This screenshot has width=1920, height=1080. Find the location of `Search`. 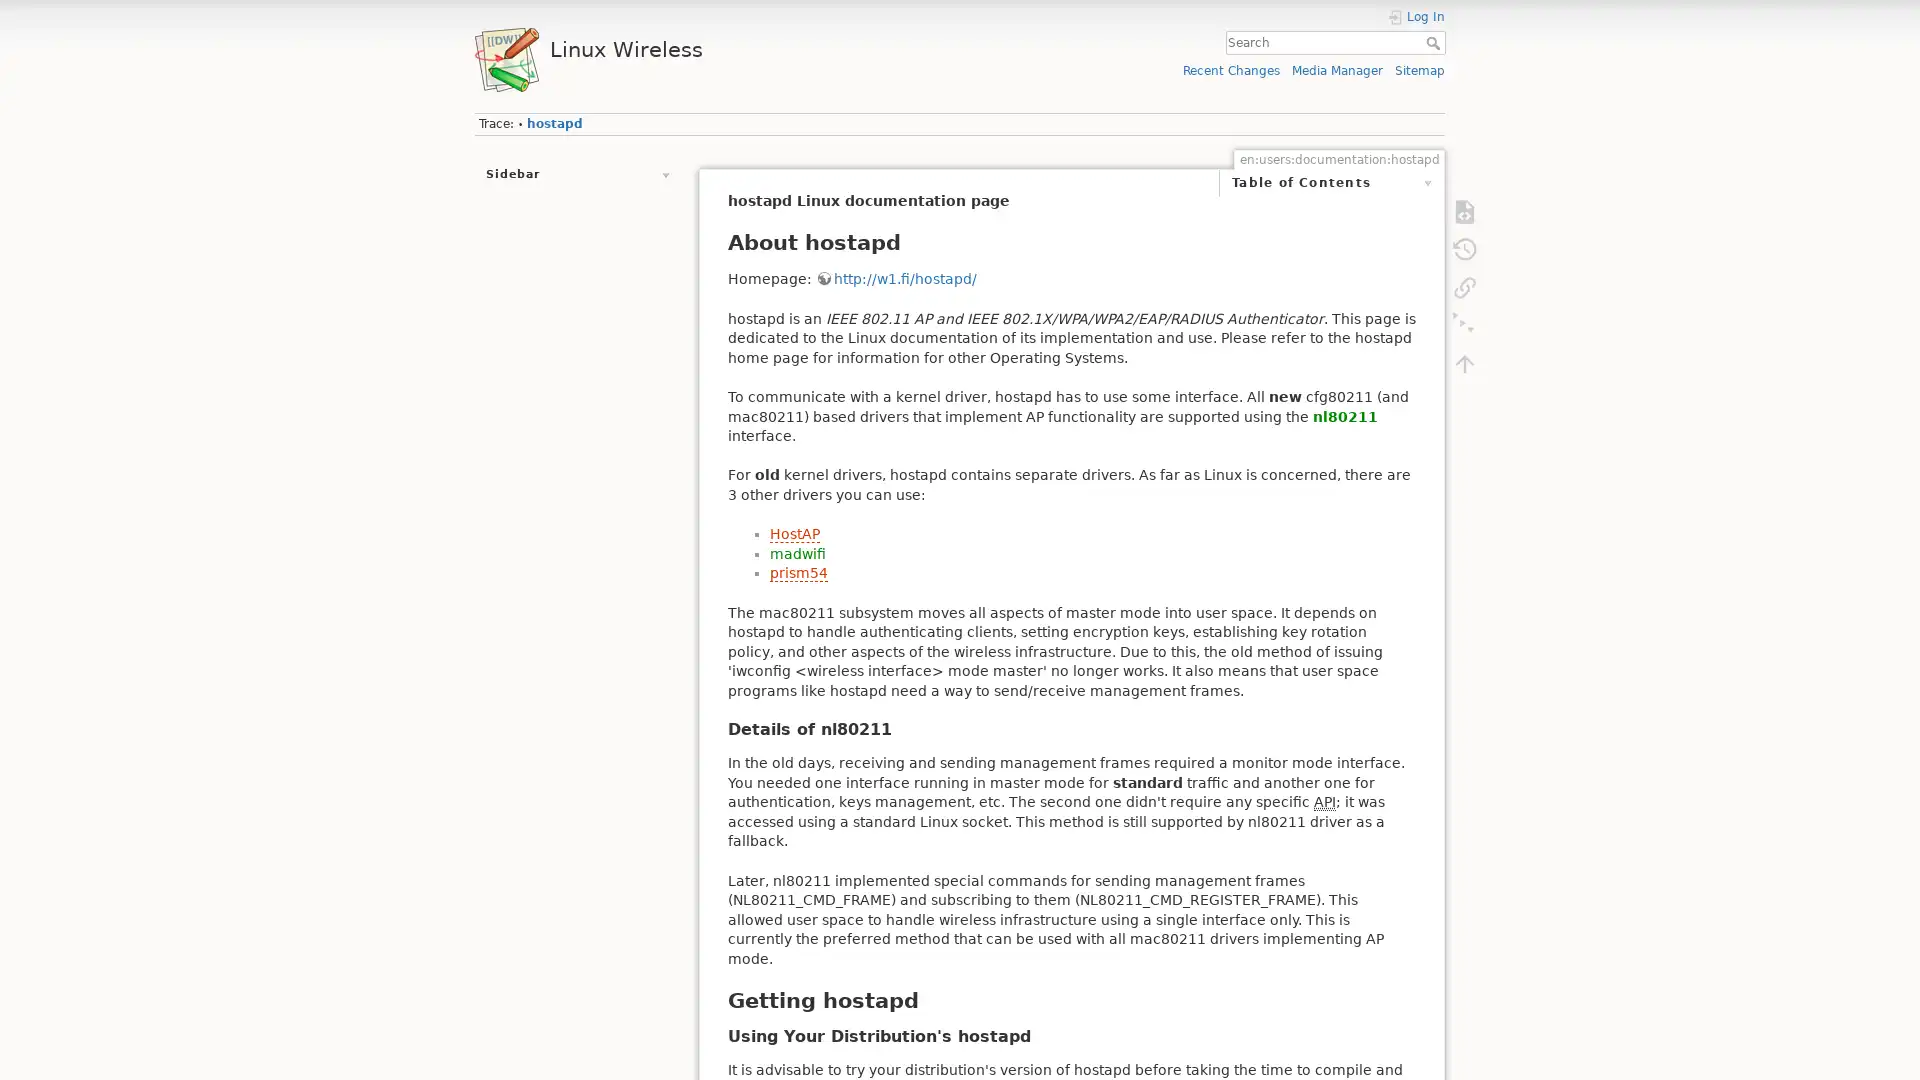

Search is located at coordinates (1434, 42).